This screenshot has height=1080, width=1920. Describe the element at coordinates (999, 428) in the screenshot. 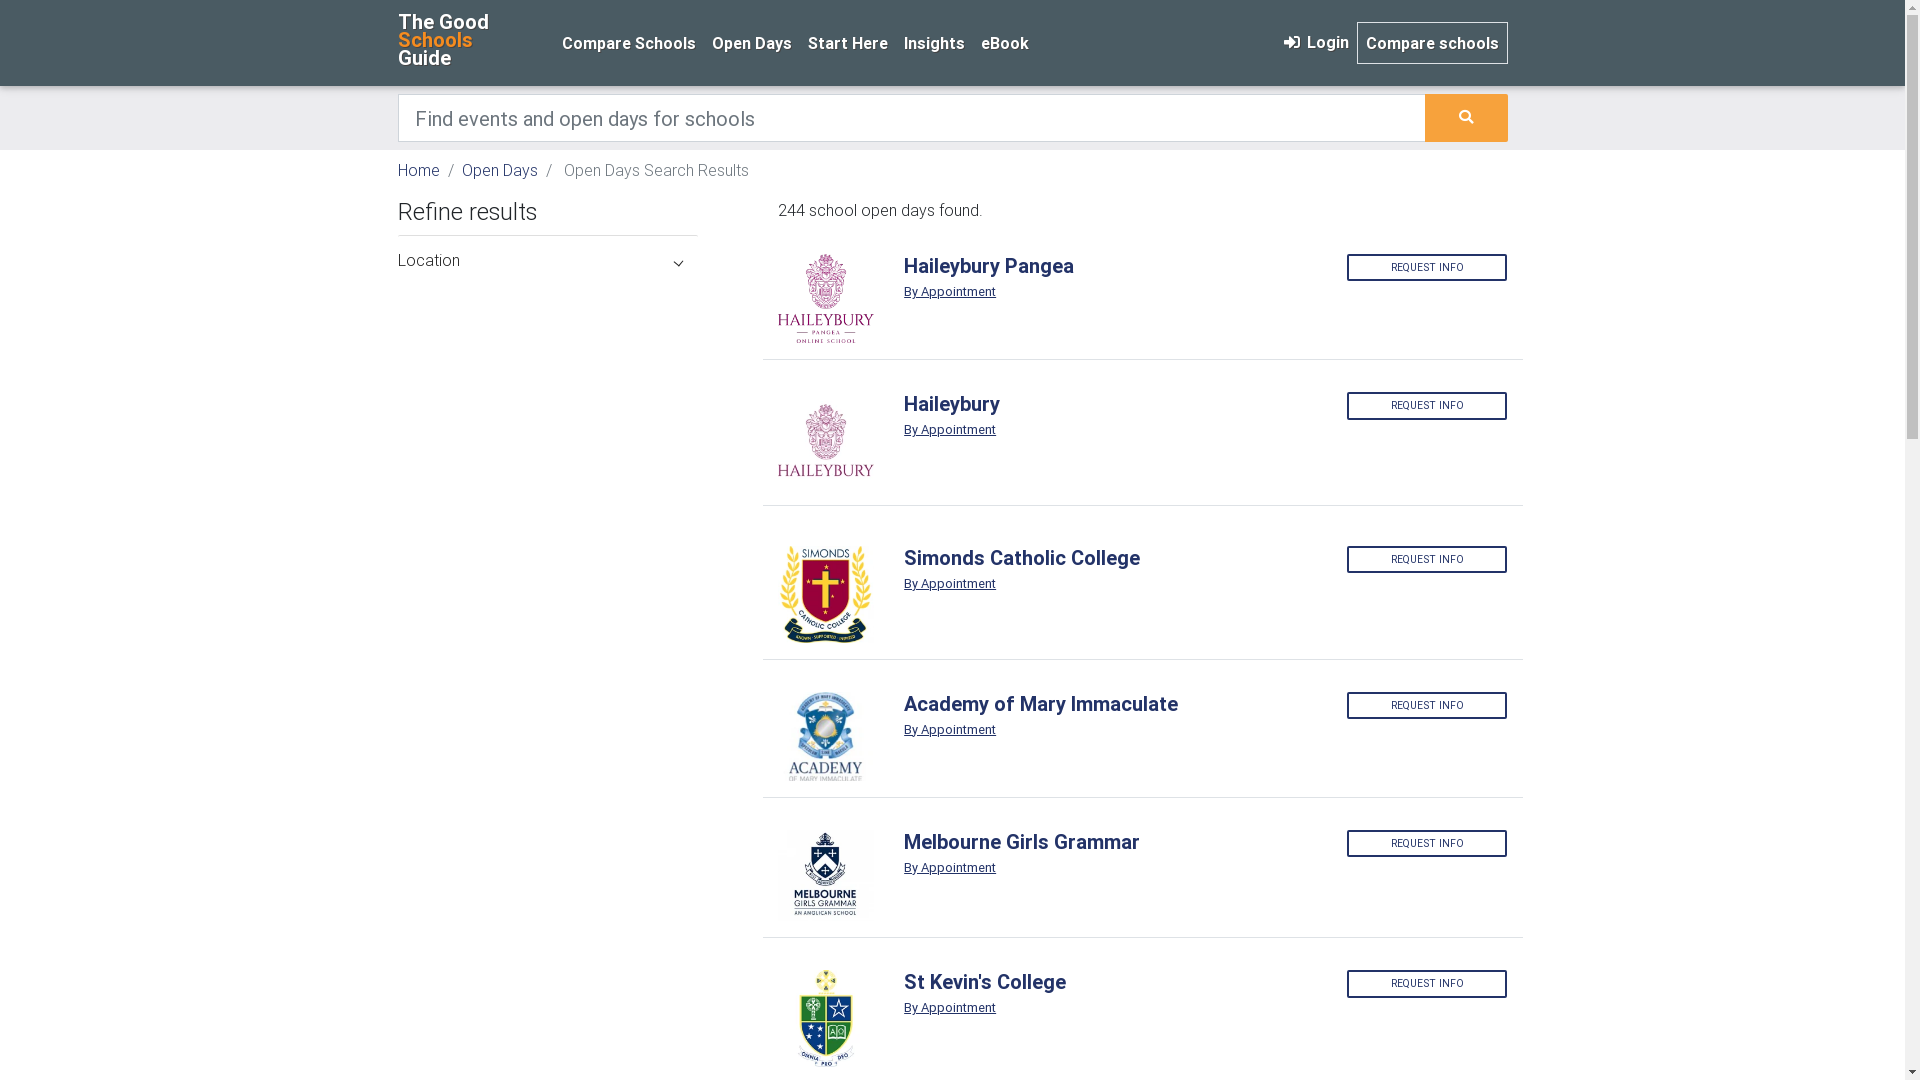

I see `'By Appointment'` at that location.